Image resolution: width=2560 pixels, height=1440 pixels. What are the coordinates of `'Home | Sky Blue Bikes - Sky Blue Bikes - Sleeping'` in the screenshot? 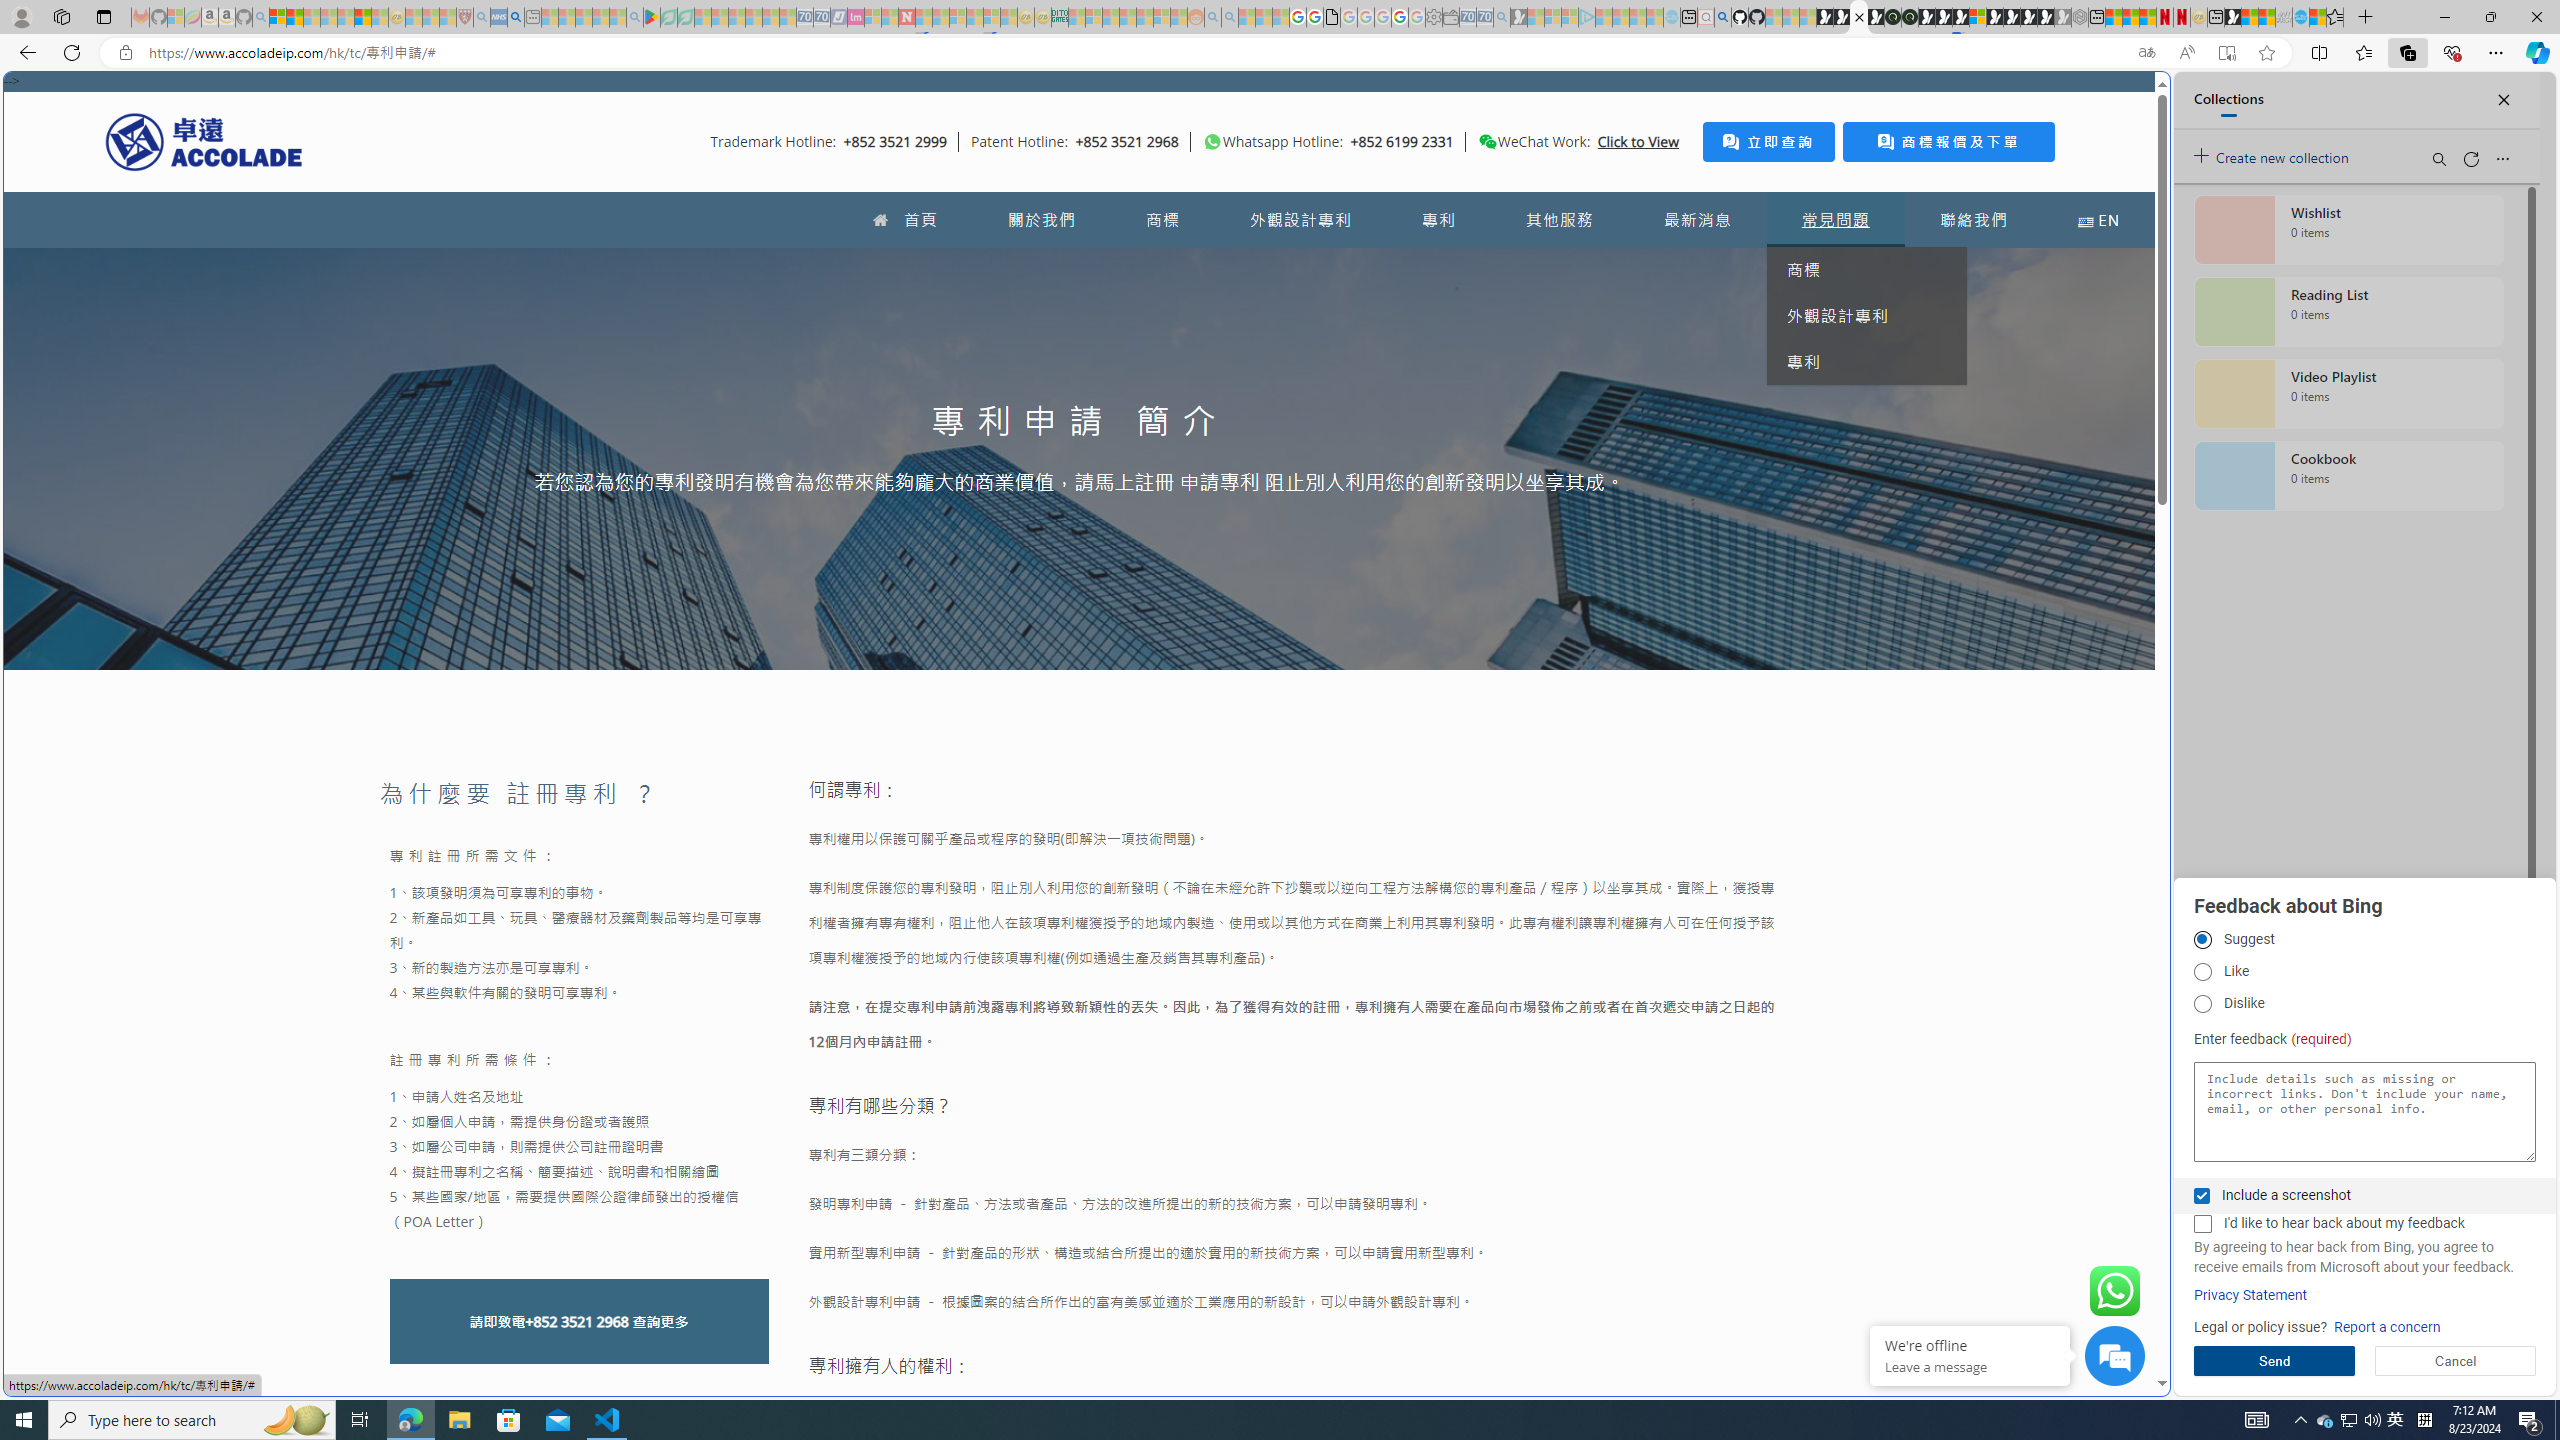 It's located at (1671, 16).